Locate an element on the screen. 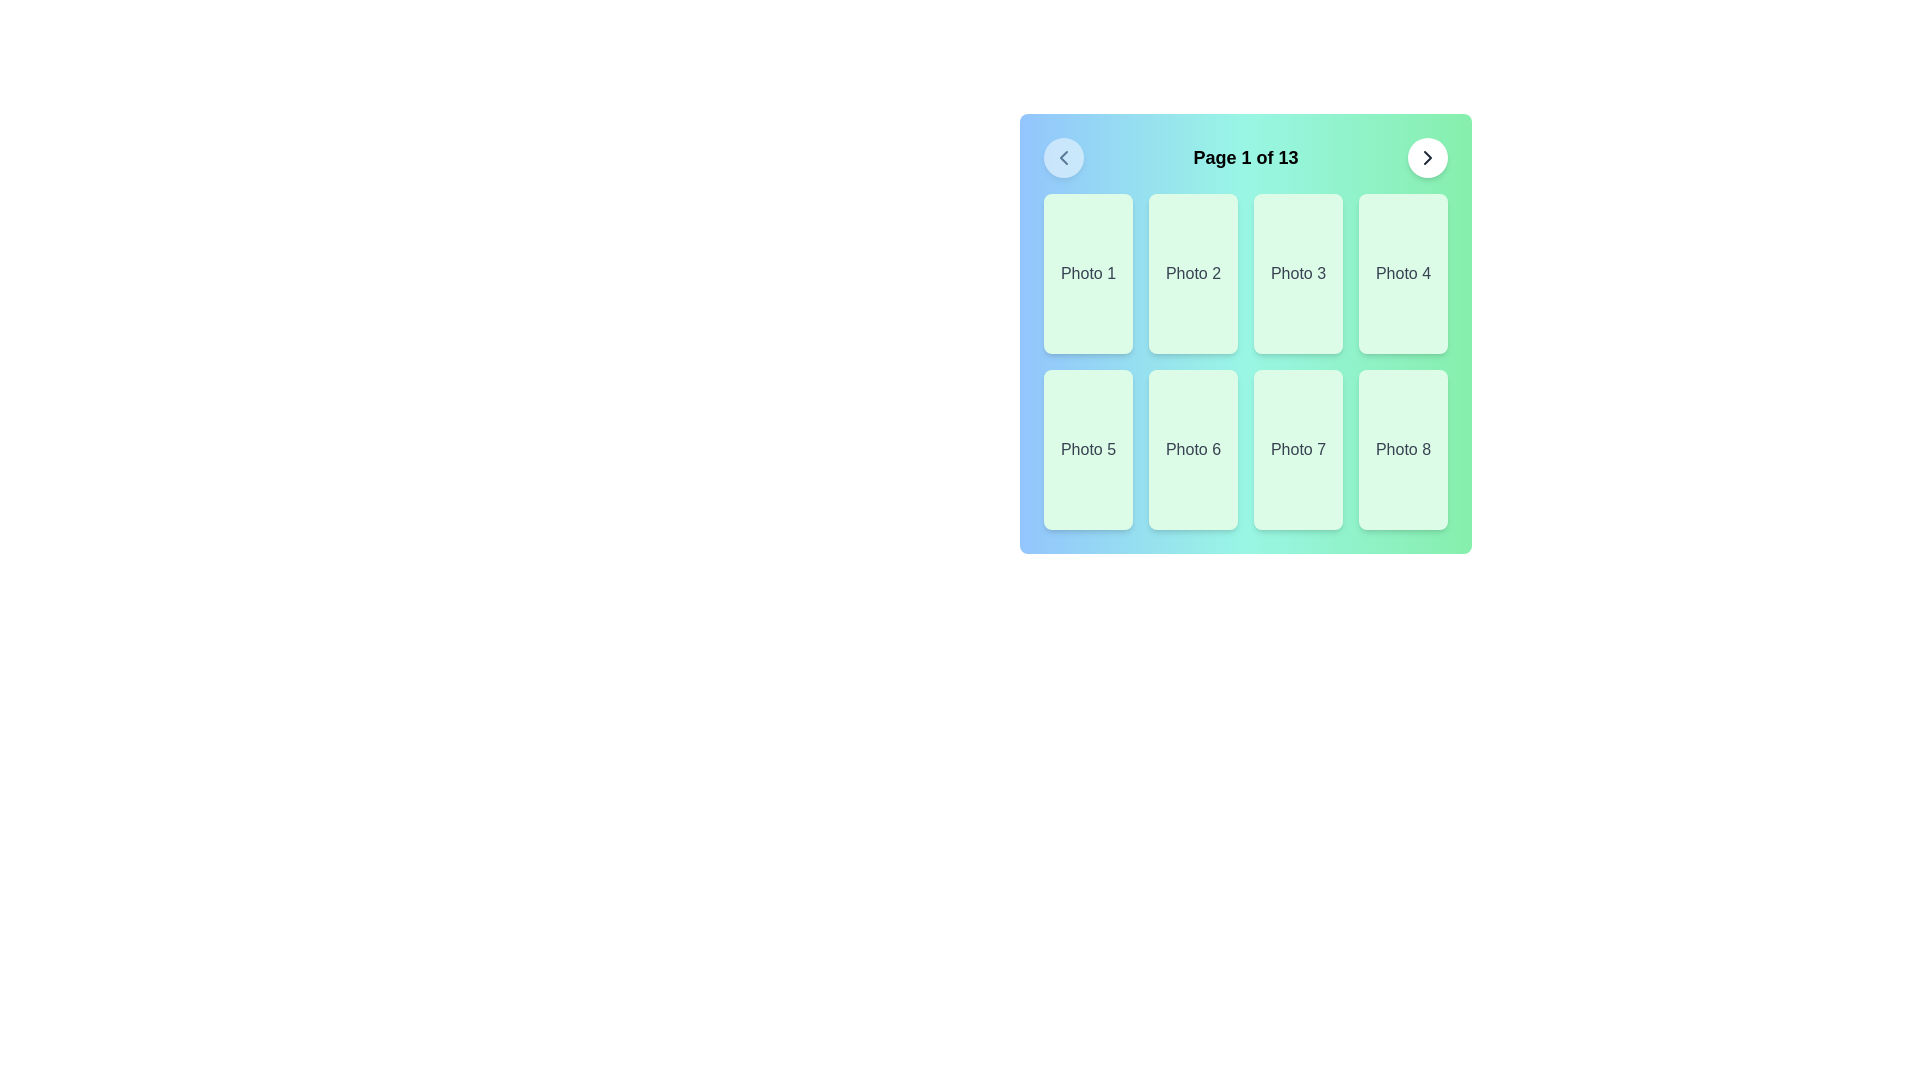 The height and width of the screenshot is (1080, 1920). the leftward-pointing chevron SVG icon within the circular button located at the top-left corner of the card grid layout is located at coordinates (1063, 157).